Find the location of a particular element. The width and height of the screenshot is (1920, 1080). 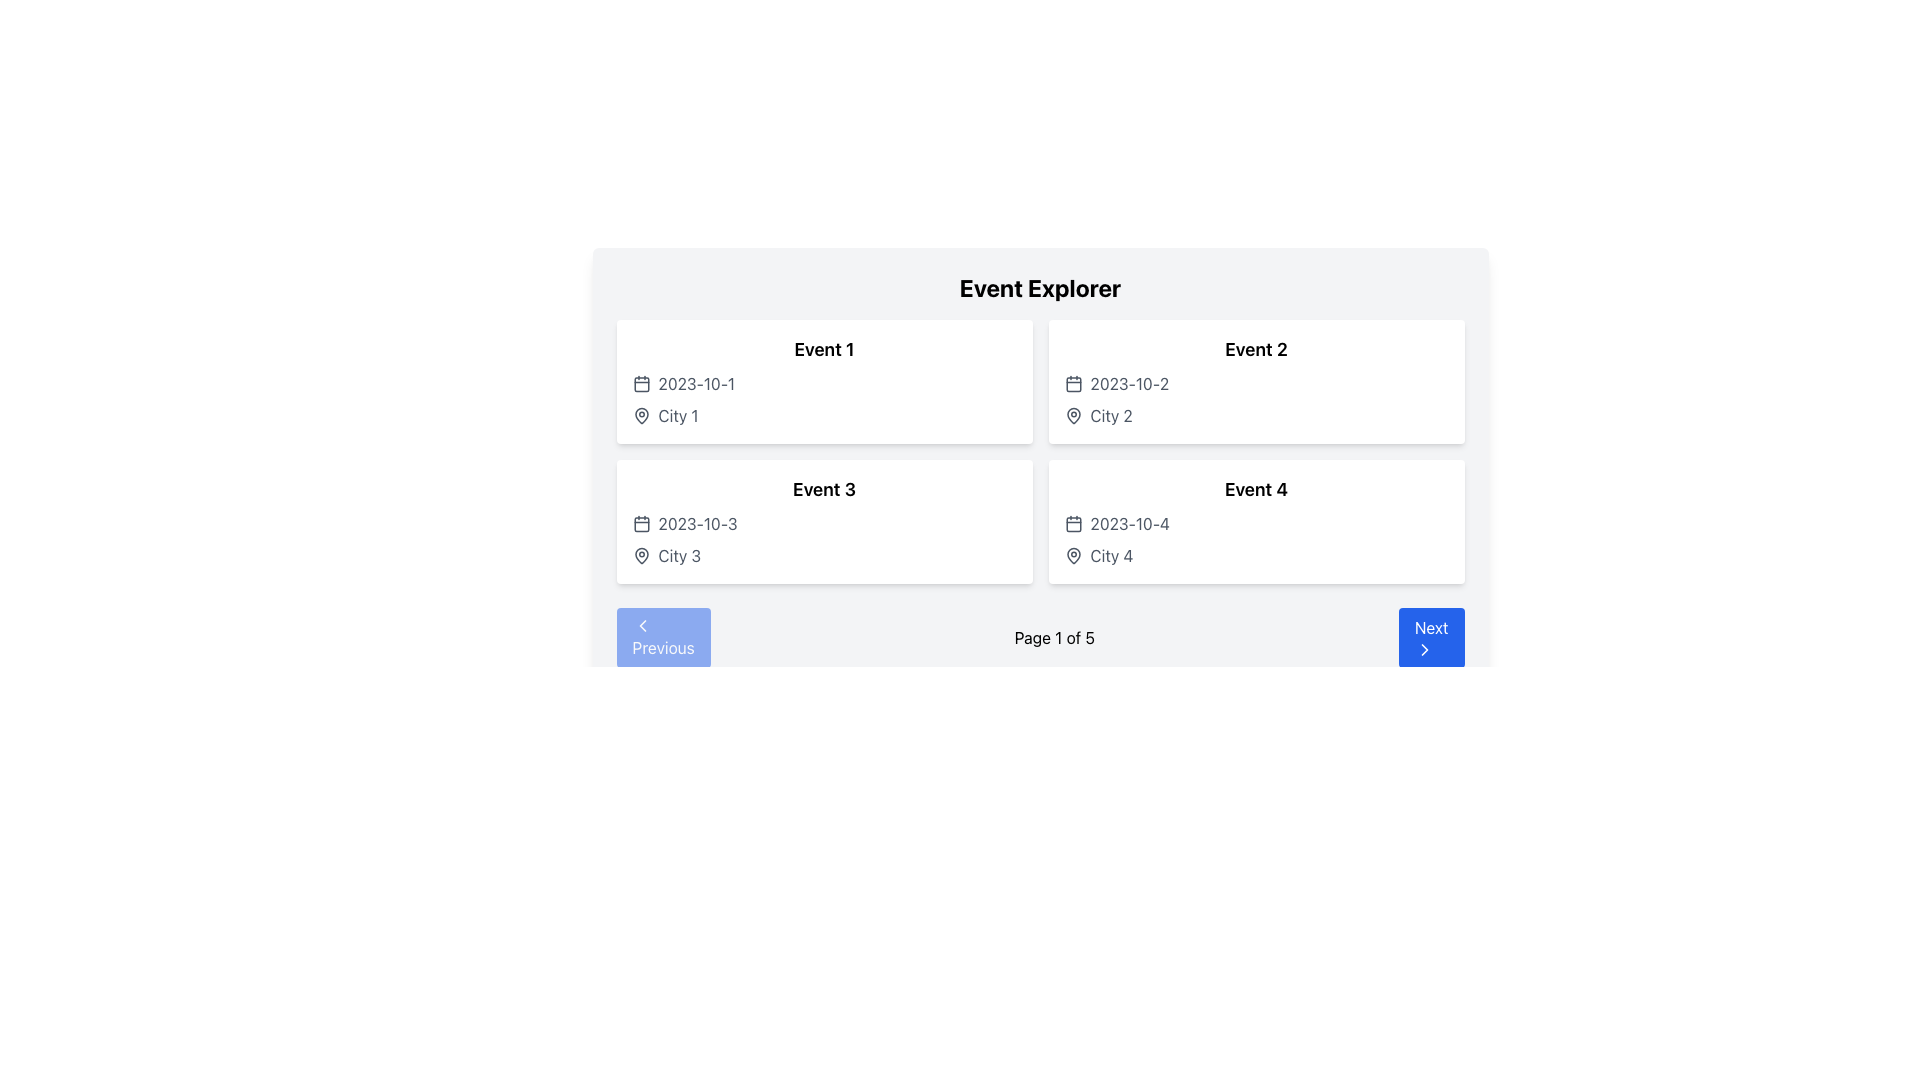

the Static Text element that serves as the title or identifier for the event, located in the lower right quadrant of the main event grid is located at coordinates (1255, 489).